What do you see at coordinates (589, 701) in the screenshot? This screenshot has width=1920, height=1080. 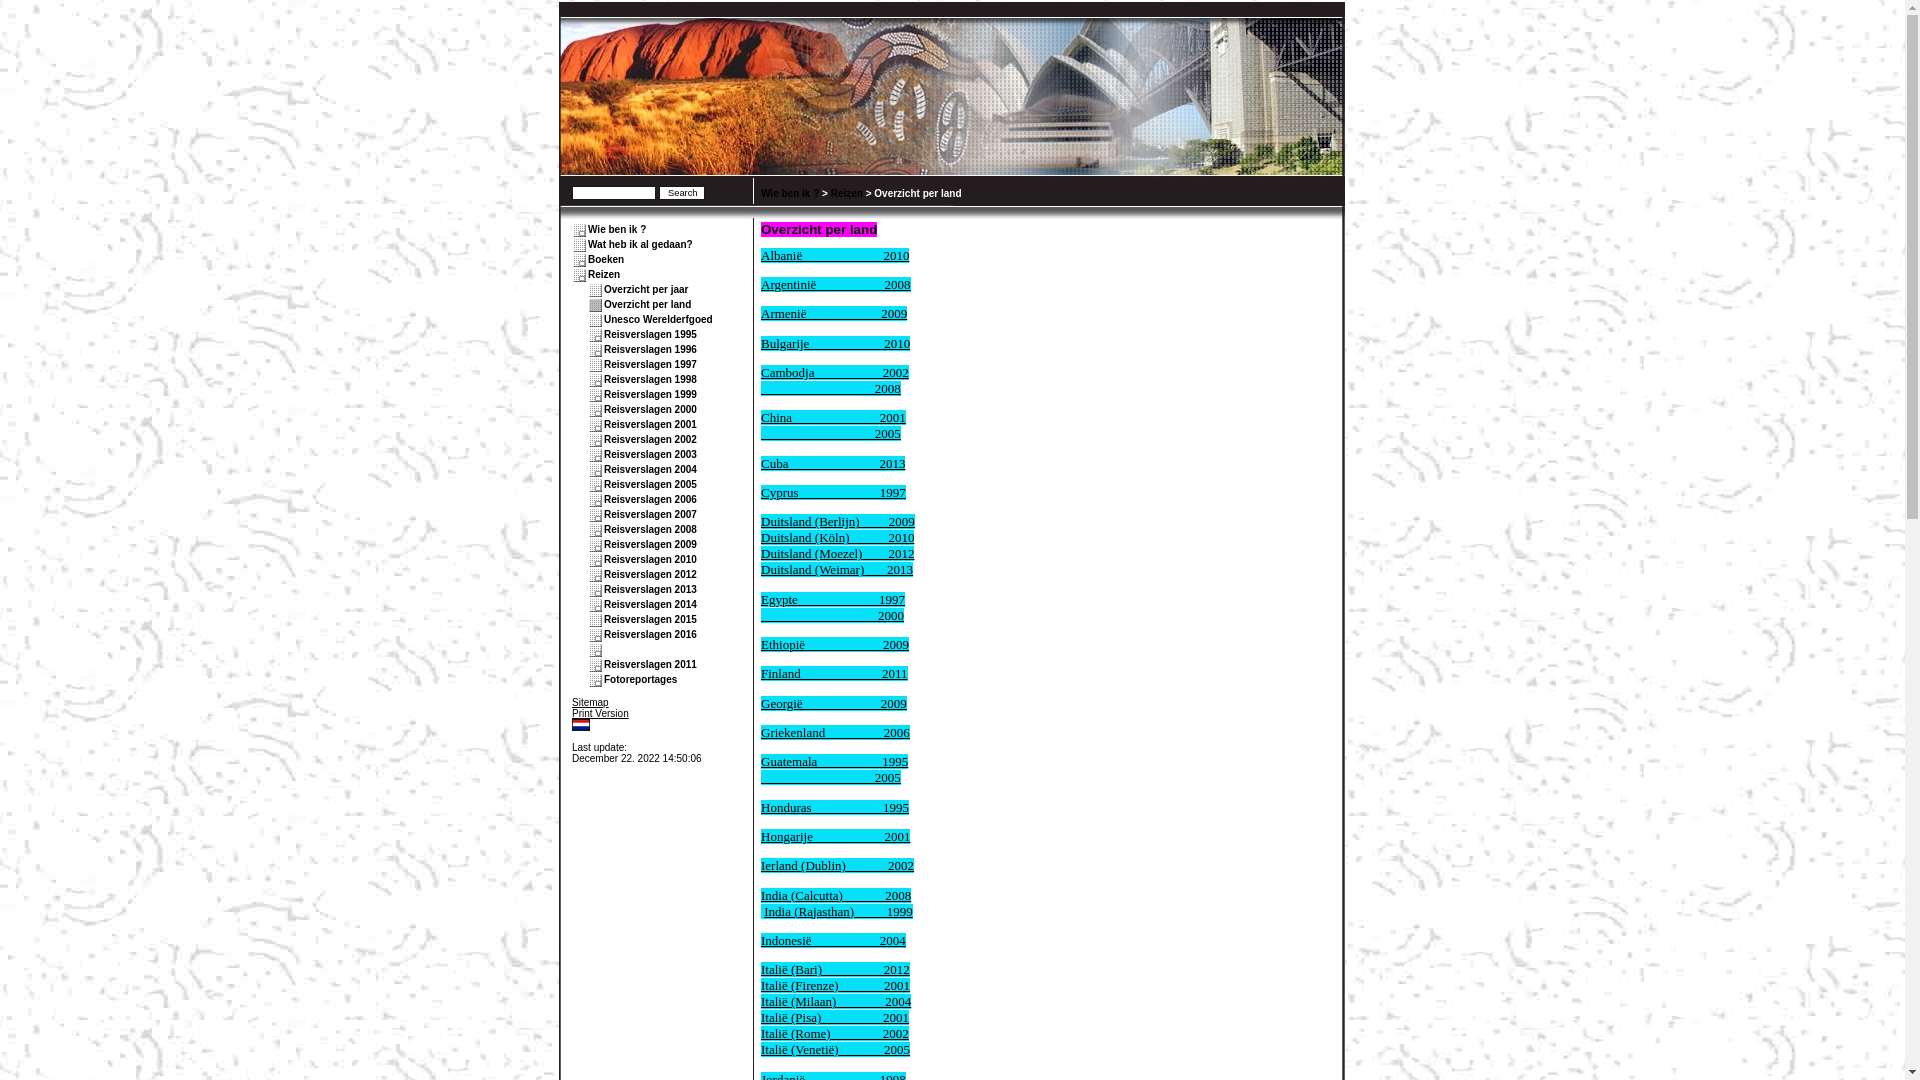 I see `'Sitemap'` at bounding box center [589, 701].